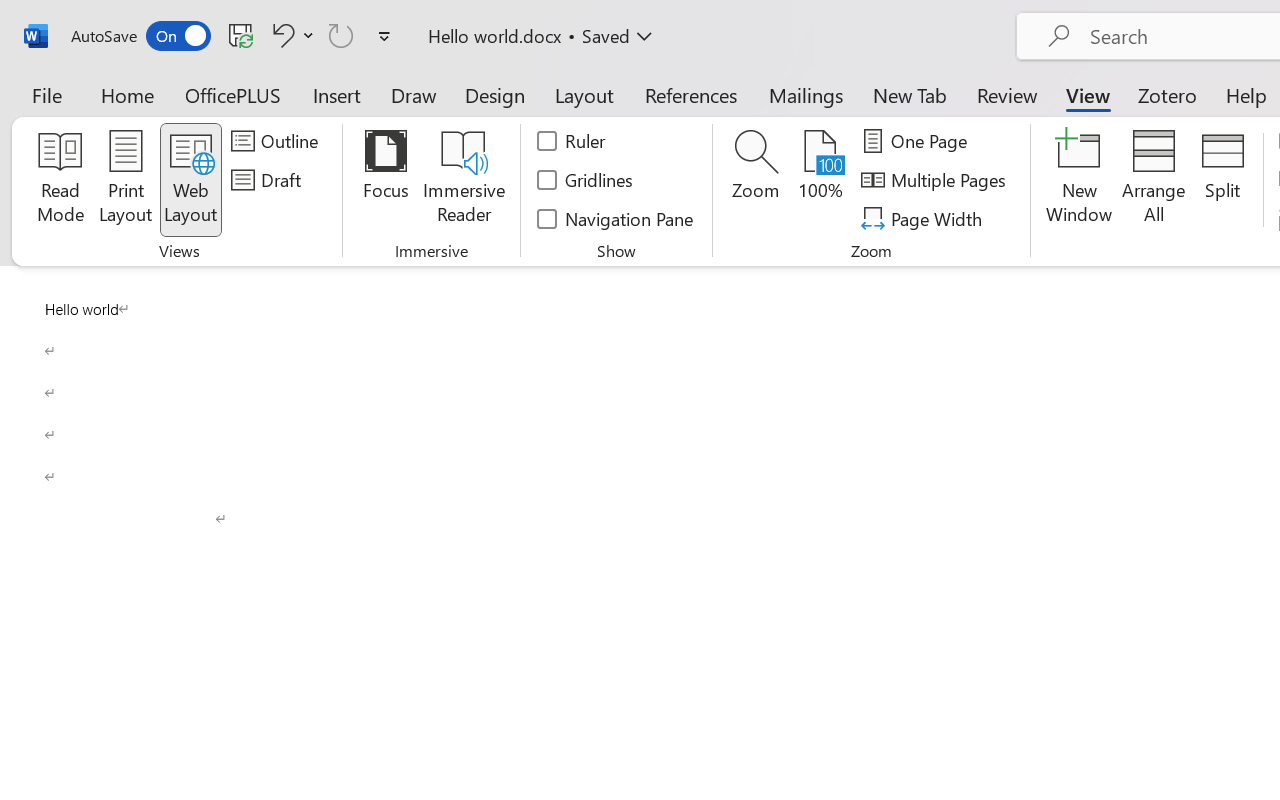 Image resolution: width=1280 pixels, height=800 pixels. What do you see at coordinates (139, 35) in the screenshot?
I see `'AutoSave'` at bounding box center [139, 35].